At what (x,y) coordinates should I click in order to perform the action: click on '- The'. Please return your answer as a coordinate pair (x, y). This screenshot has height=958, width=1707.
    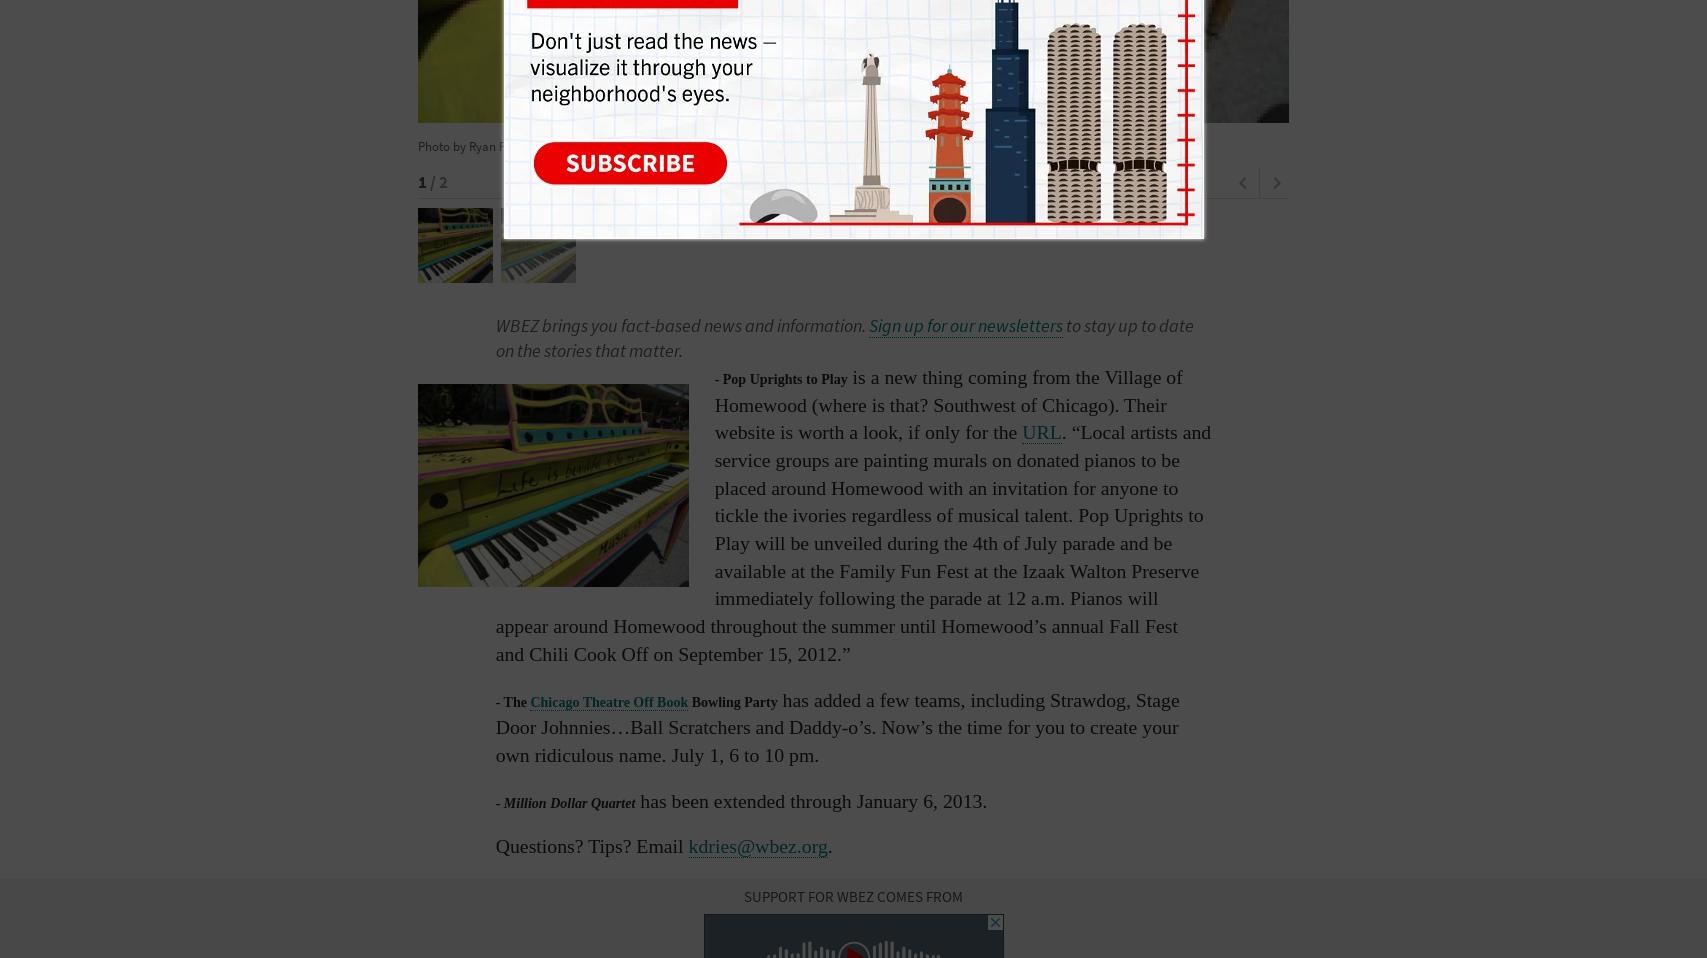
    Looking at the image, I should click on (512, 700).